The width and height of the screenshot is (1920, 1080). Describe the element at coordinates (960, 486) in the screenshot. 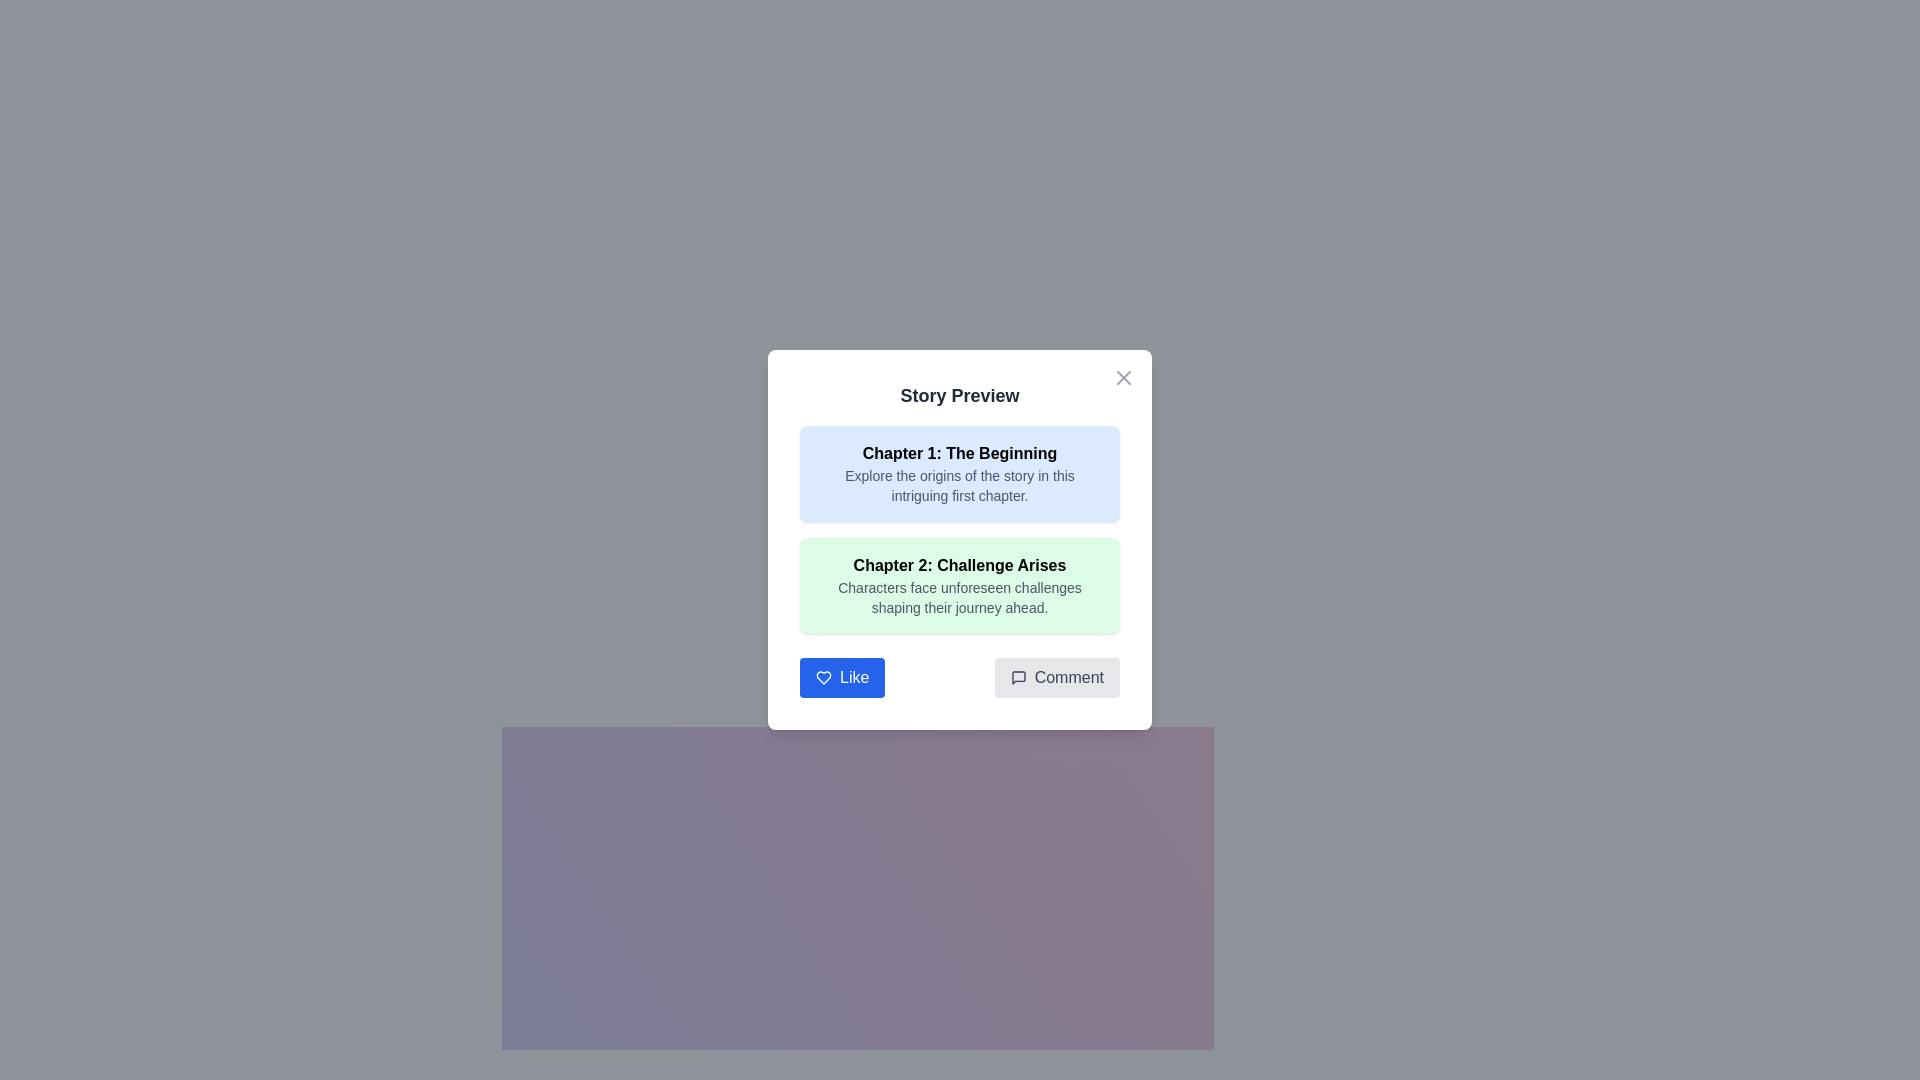

I see `the small gray text label that contains the sentence 'Explore the origins of the story in this intriguing first chapter.' located beneath the bold title 'Chapter 1: The Beginning' within a light blue background rectangle` at that location.